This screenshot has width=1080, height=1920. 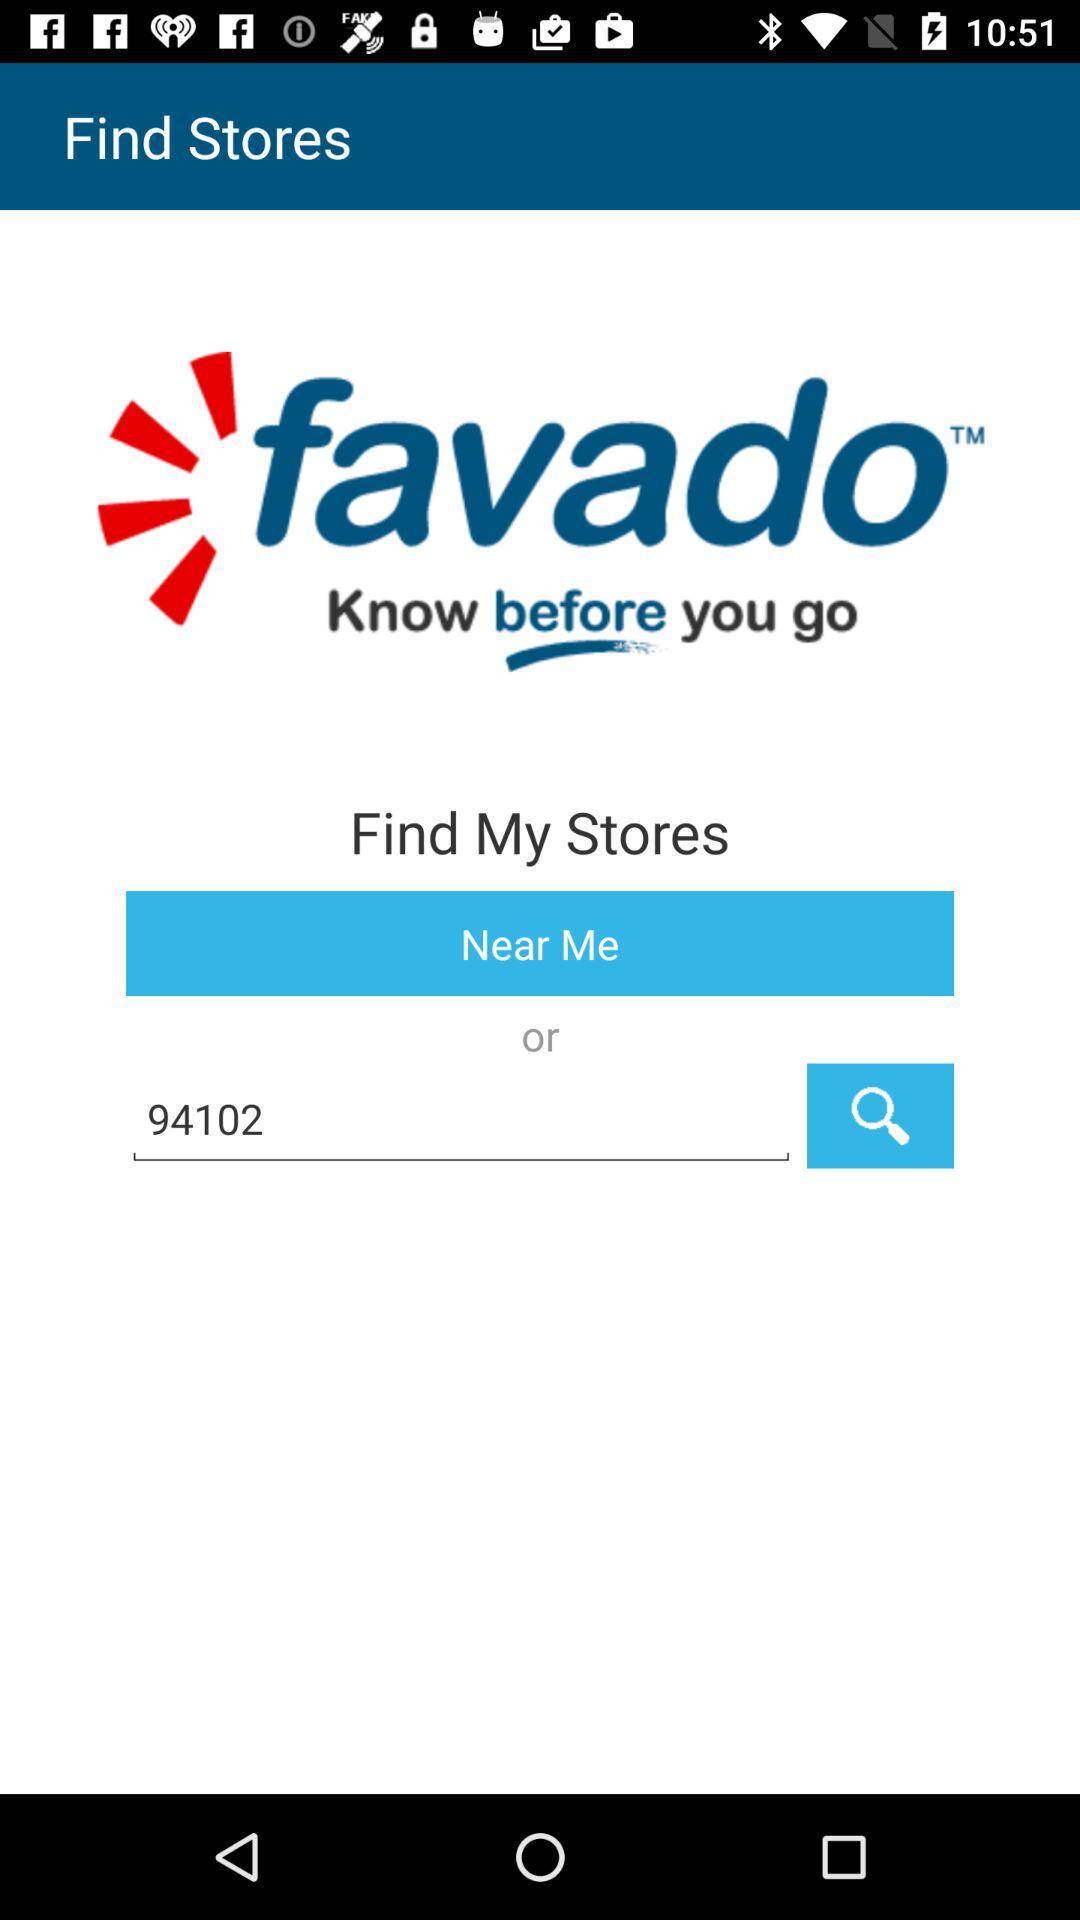 What do you see at coordinates (540, 942) in the screenshot?
I see `the near me icon` at bounding box center [540, 942].